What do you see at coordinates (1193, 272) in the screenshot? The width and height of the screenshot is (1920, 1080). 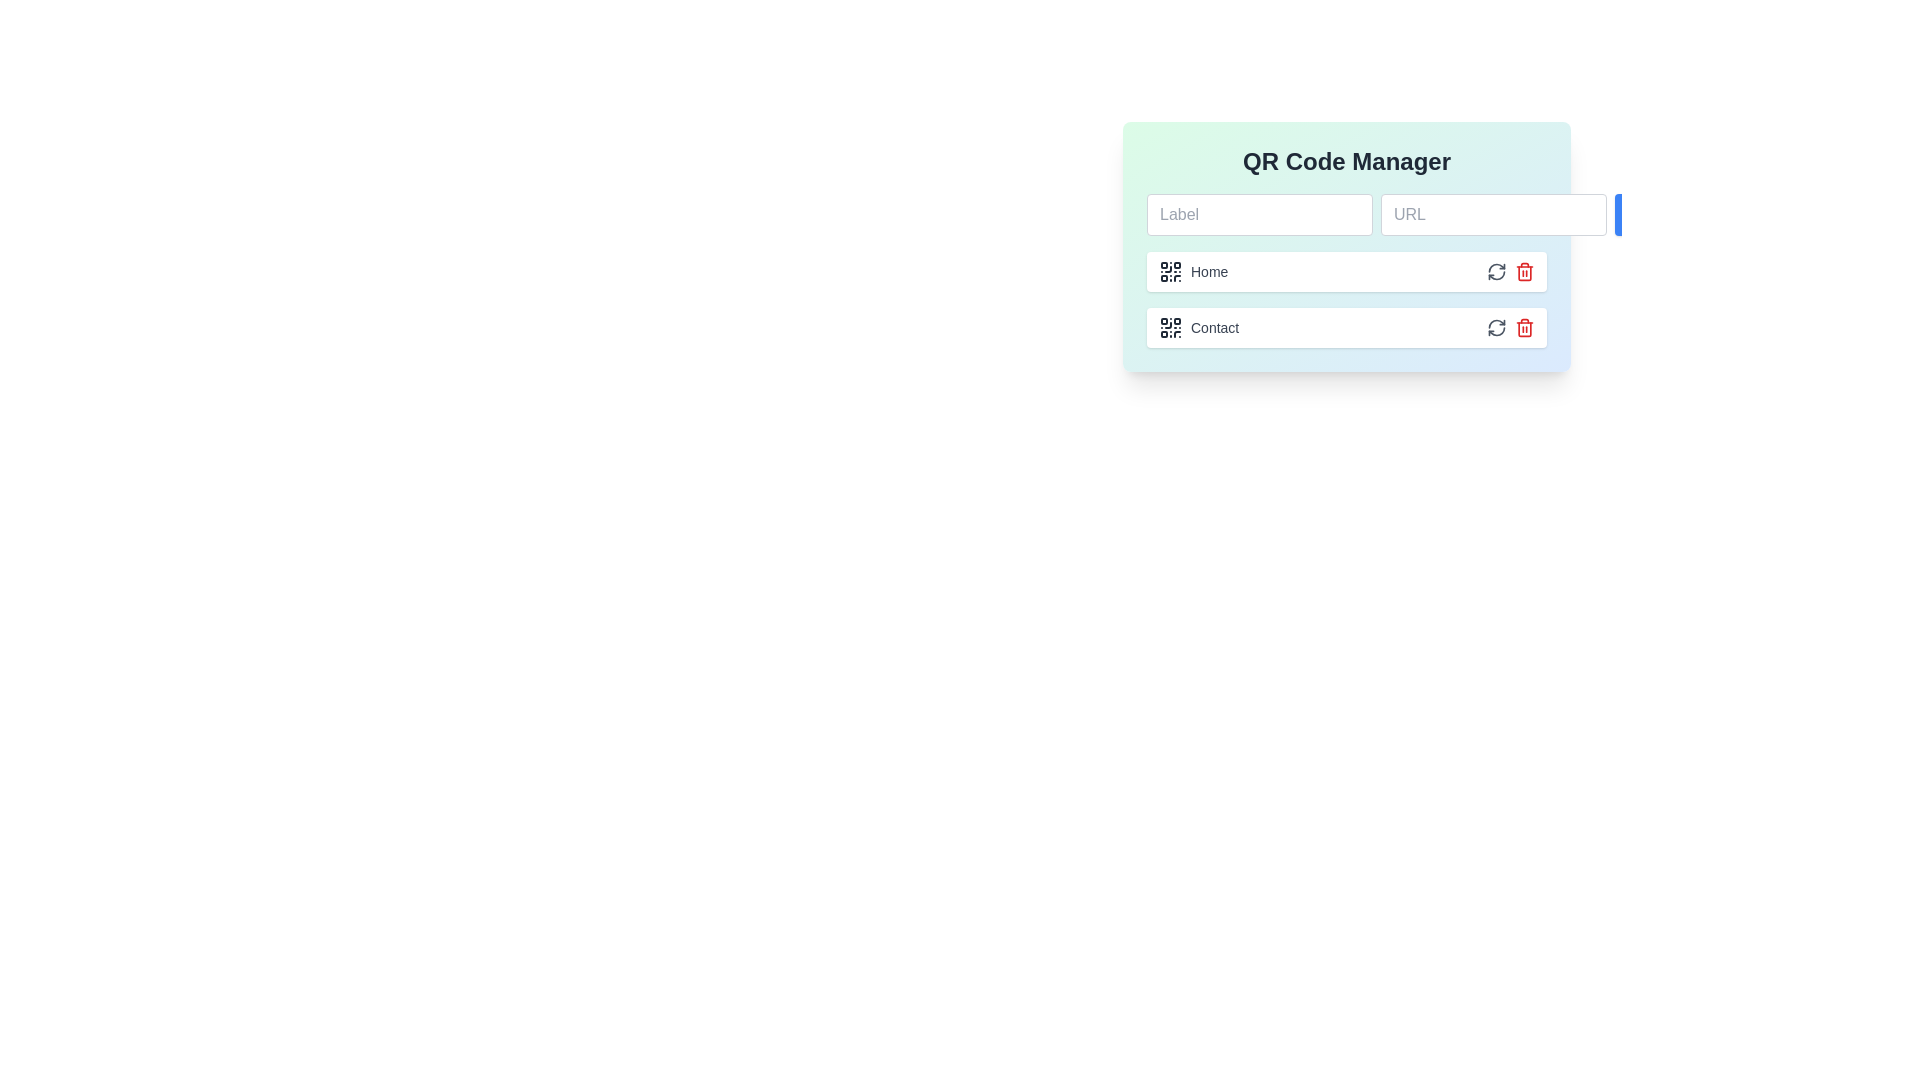 I see `the 'Home' label in the first row of the list within the 'QR Code Manager' panel, which is located directly above the 'Contact' item` at bounding box center [1193, 272].